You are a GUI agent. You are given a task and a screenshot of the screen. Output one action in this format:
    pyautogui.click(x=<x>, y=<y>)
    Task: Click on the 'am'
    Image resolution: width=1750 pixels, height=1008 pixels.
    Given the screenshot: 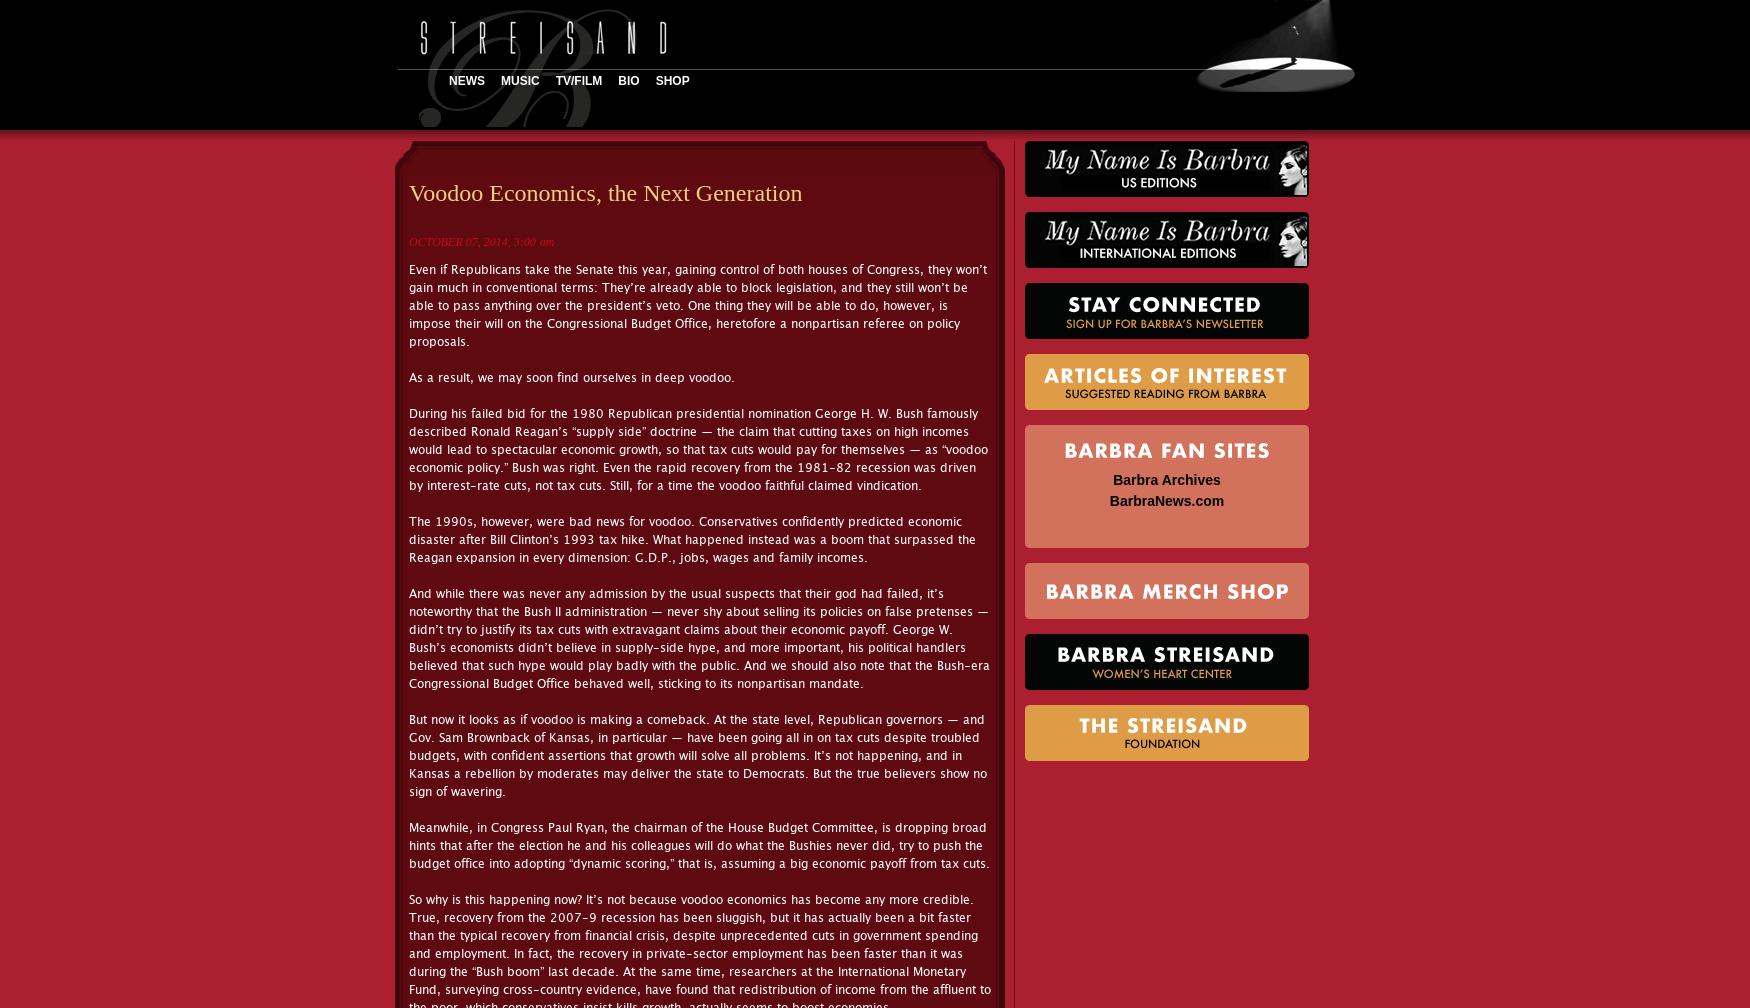 What is the action you would take?
    pyautogui.click(x=545, y=242)
    